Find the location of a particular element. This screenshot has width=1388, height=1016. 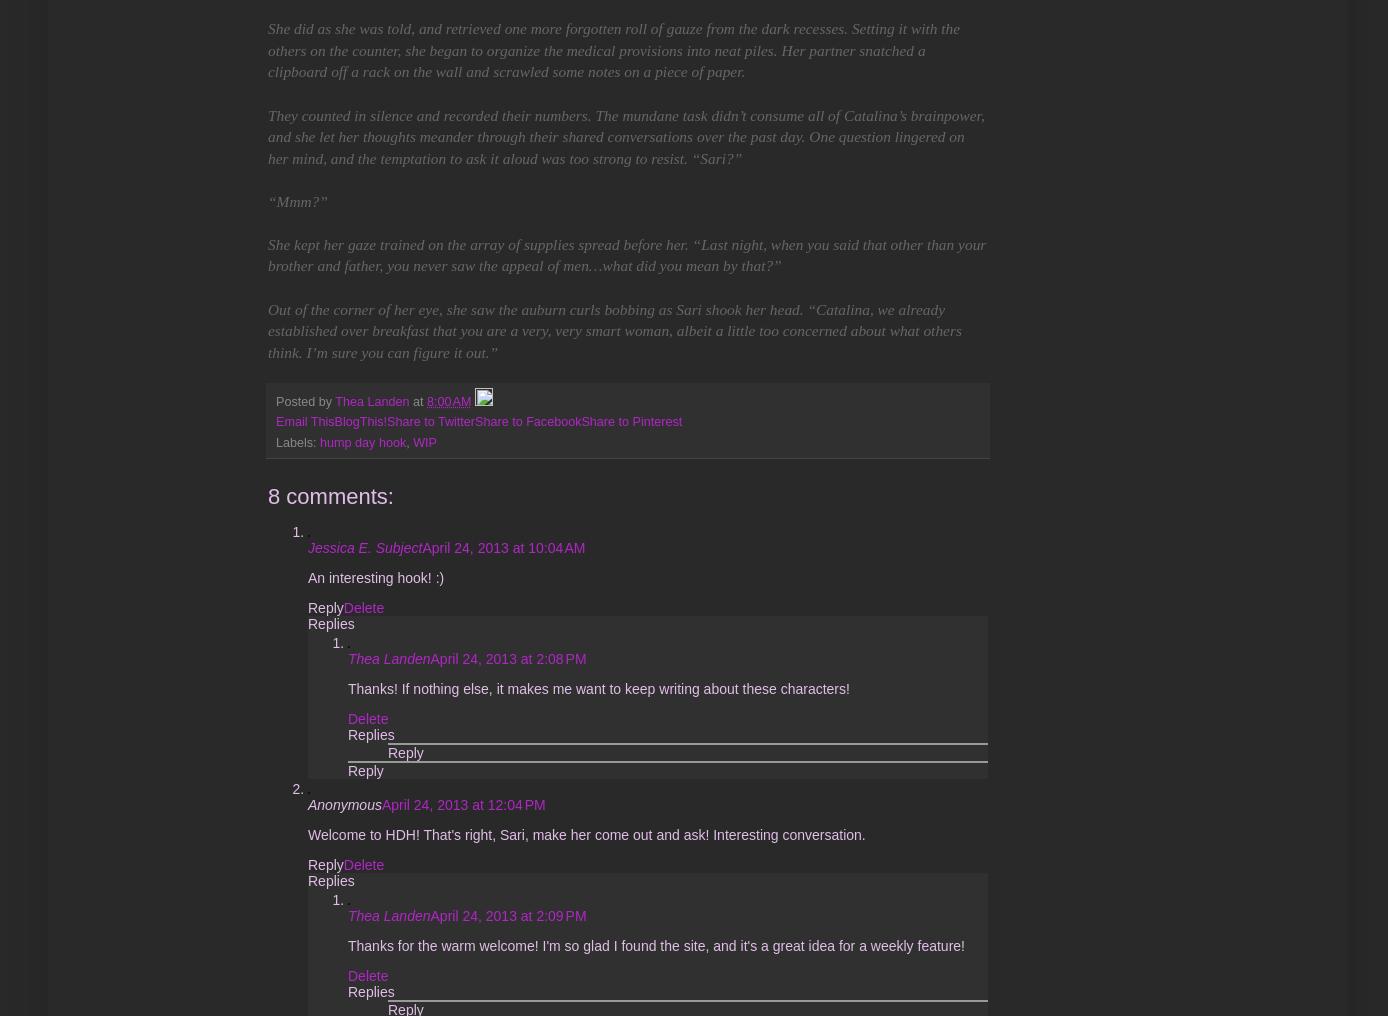

'BlogThis!' is located at coordinates (360, 421).